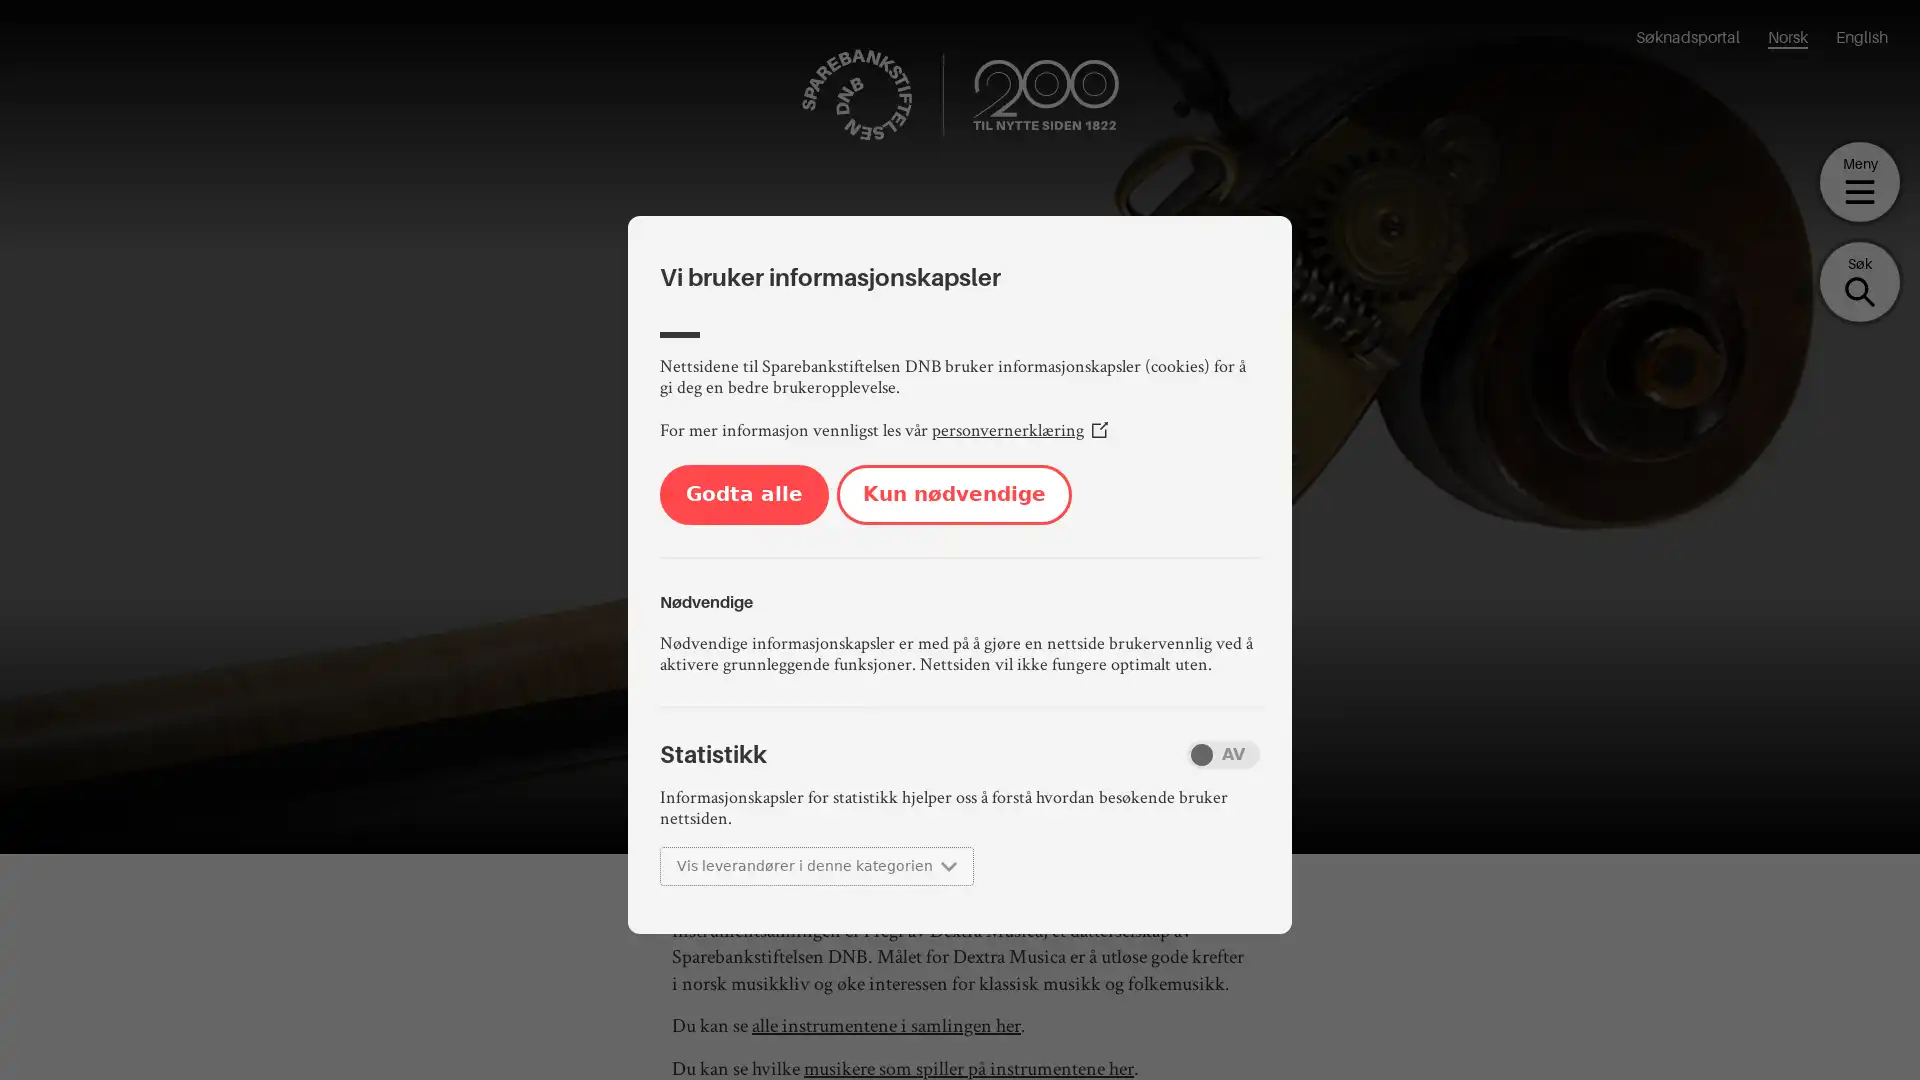  Describe the element at coordinates (816, 865) in the screenshot. I see `Vis leverandrer i denne kategorien` at that location.